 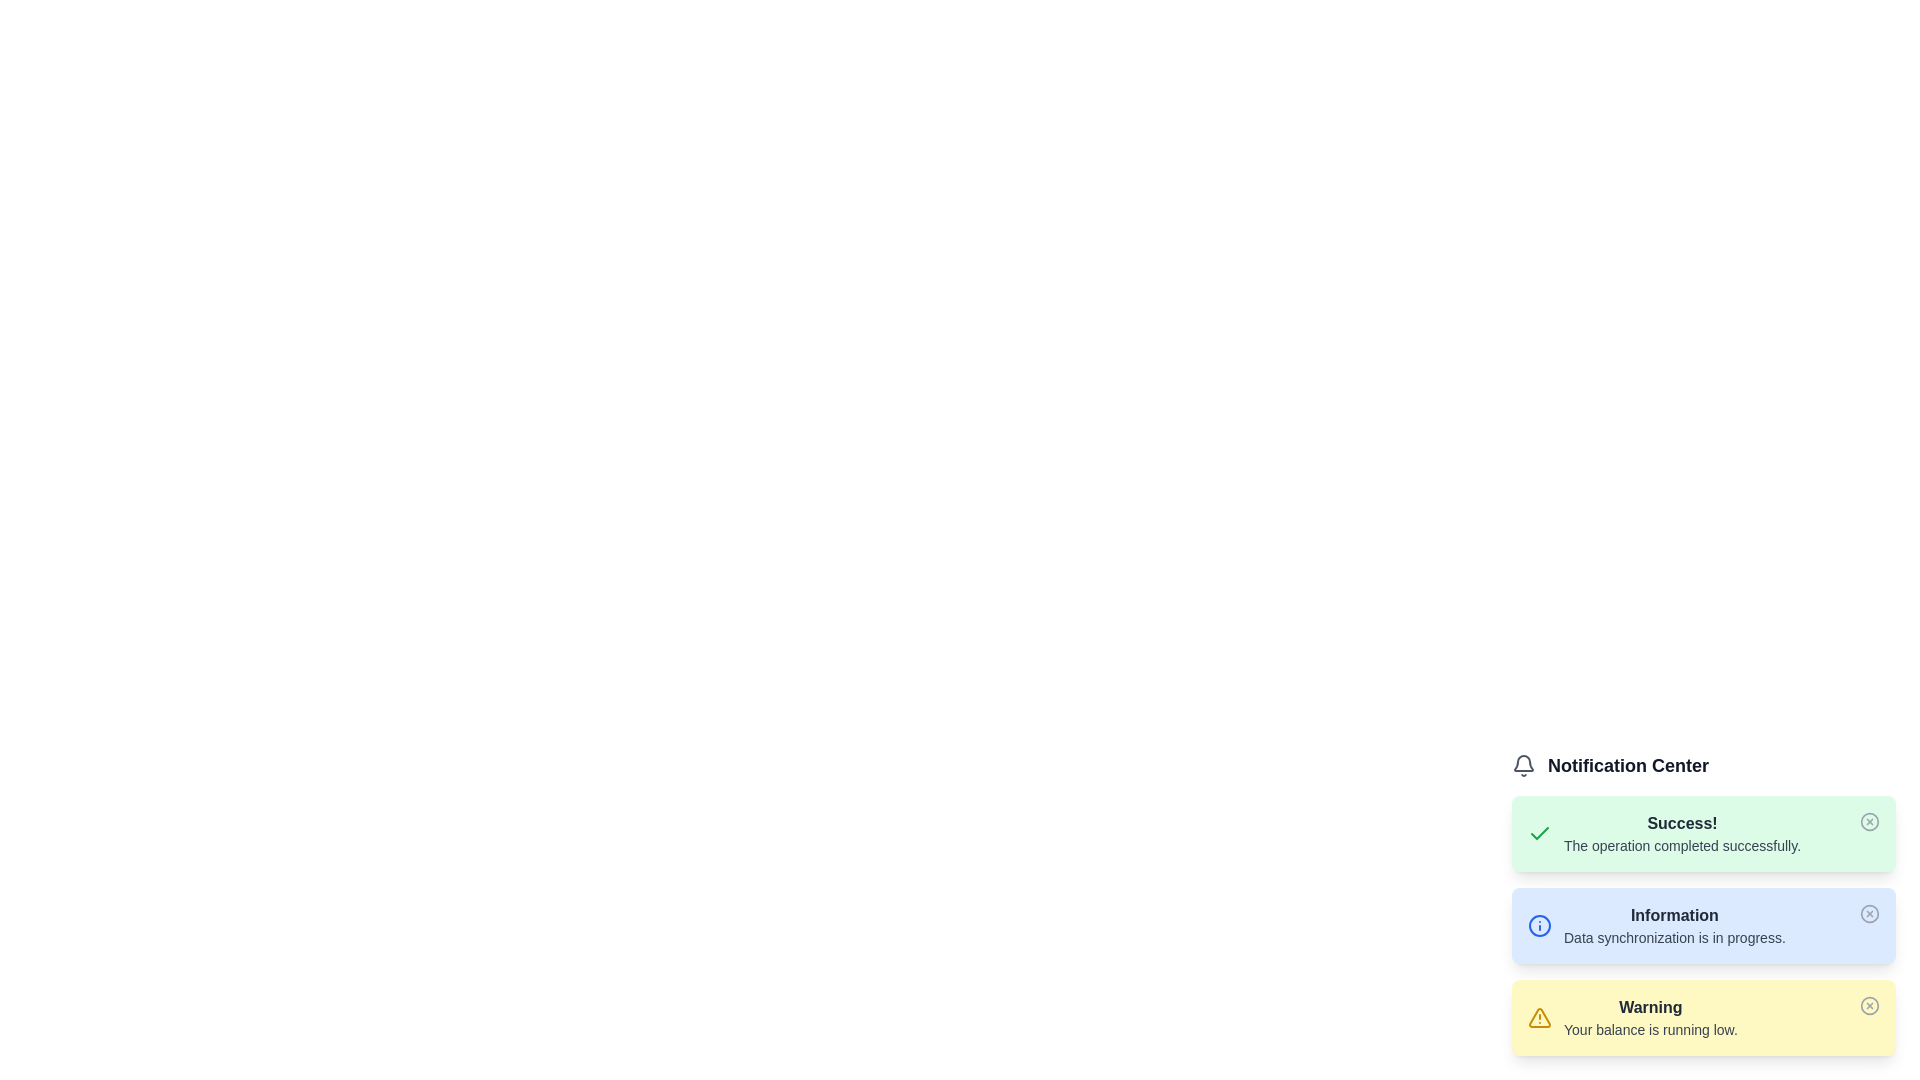 I want to click on warning notification displayed in the third notification card from the top in the Notification Center panel, which informs users about their low balance, so click(x=1703, y=1018).